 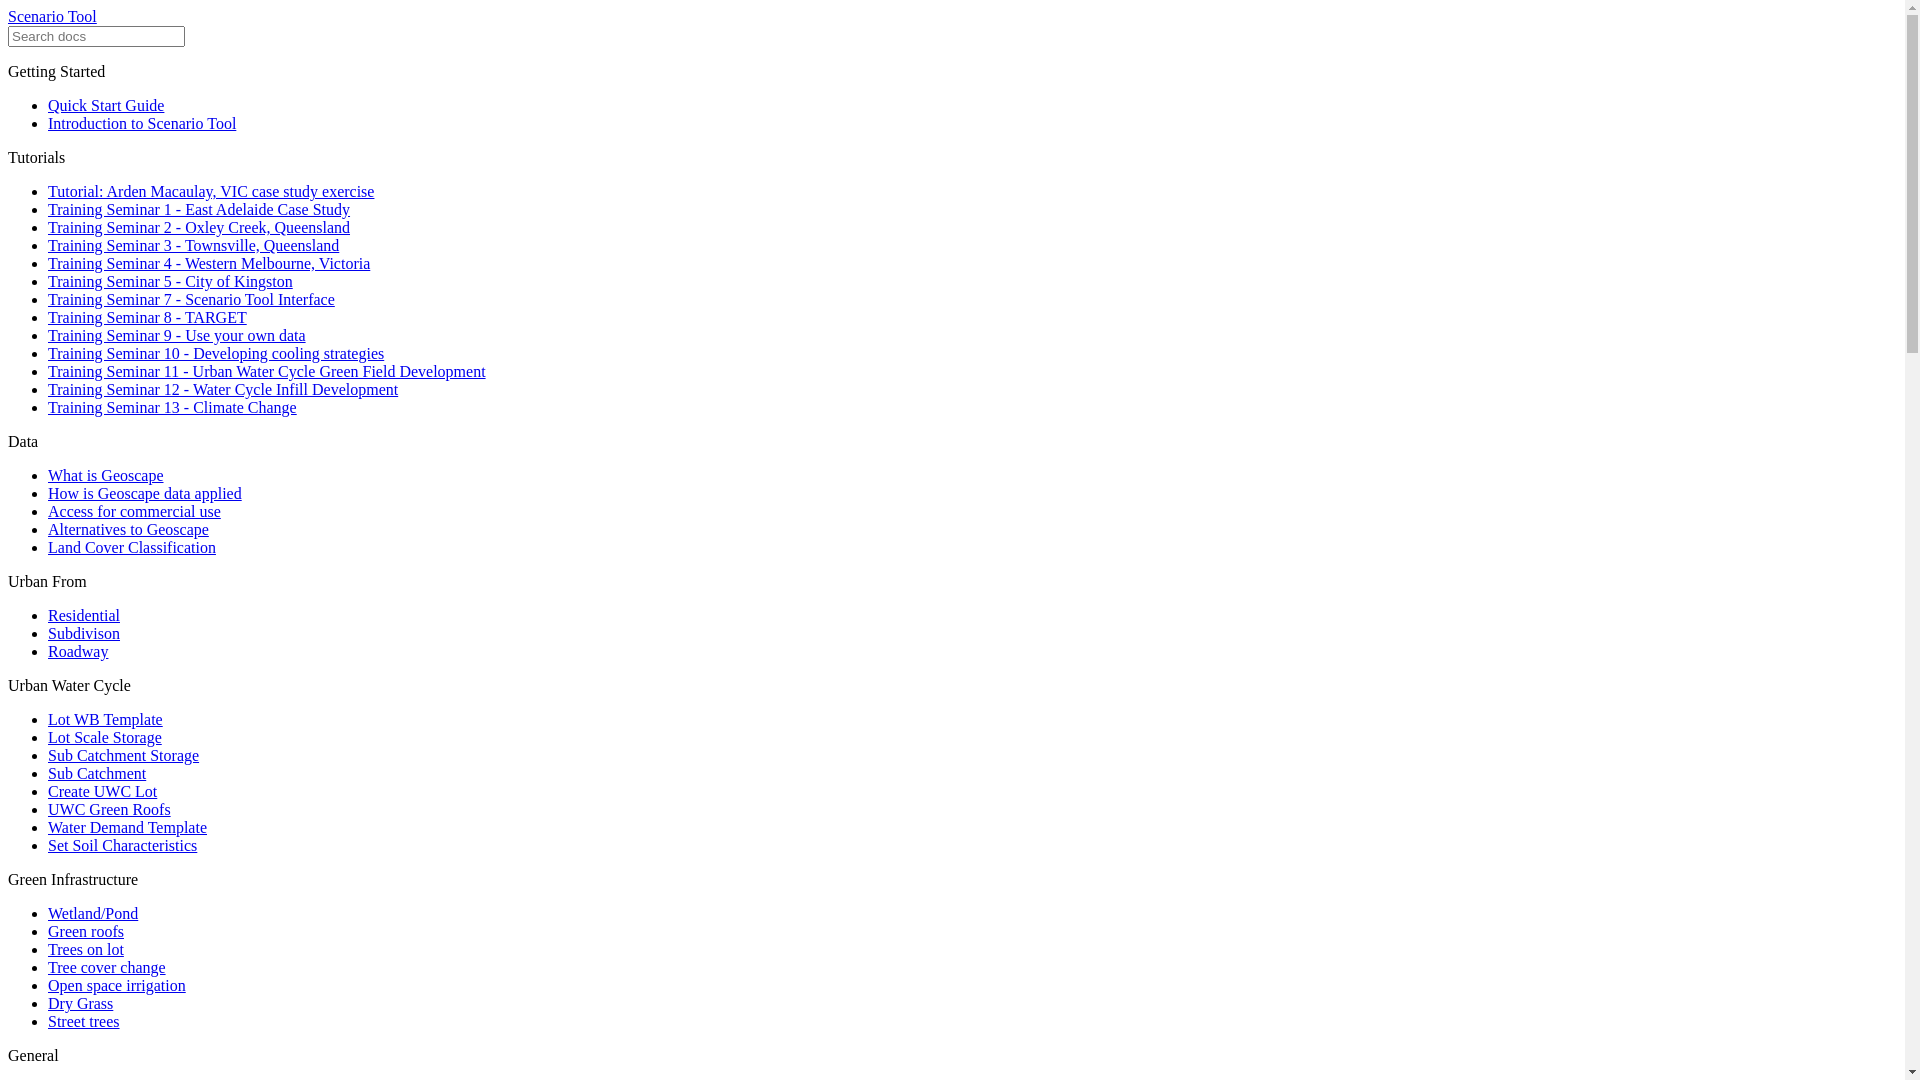 What do you see at coordinates (48, 547) in the screenshot?
I see `'Land Cover Classification'` at bounding box center [48, 547].